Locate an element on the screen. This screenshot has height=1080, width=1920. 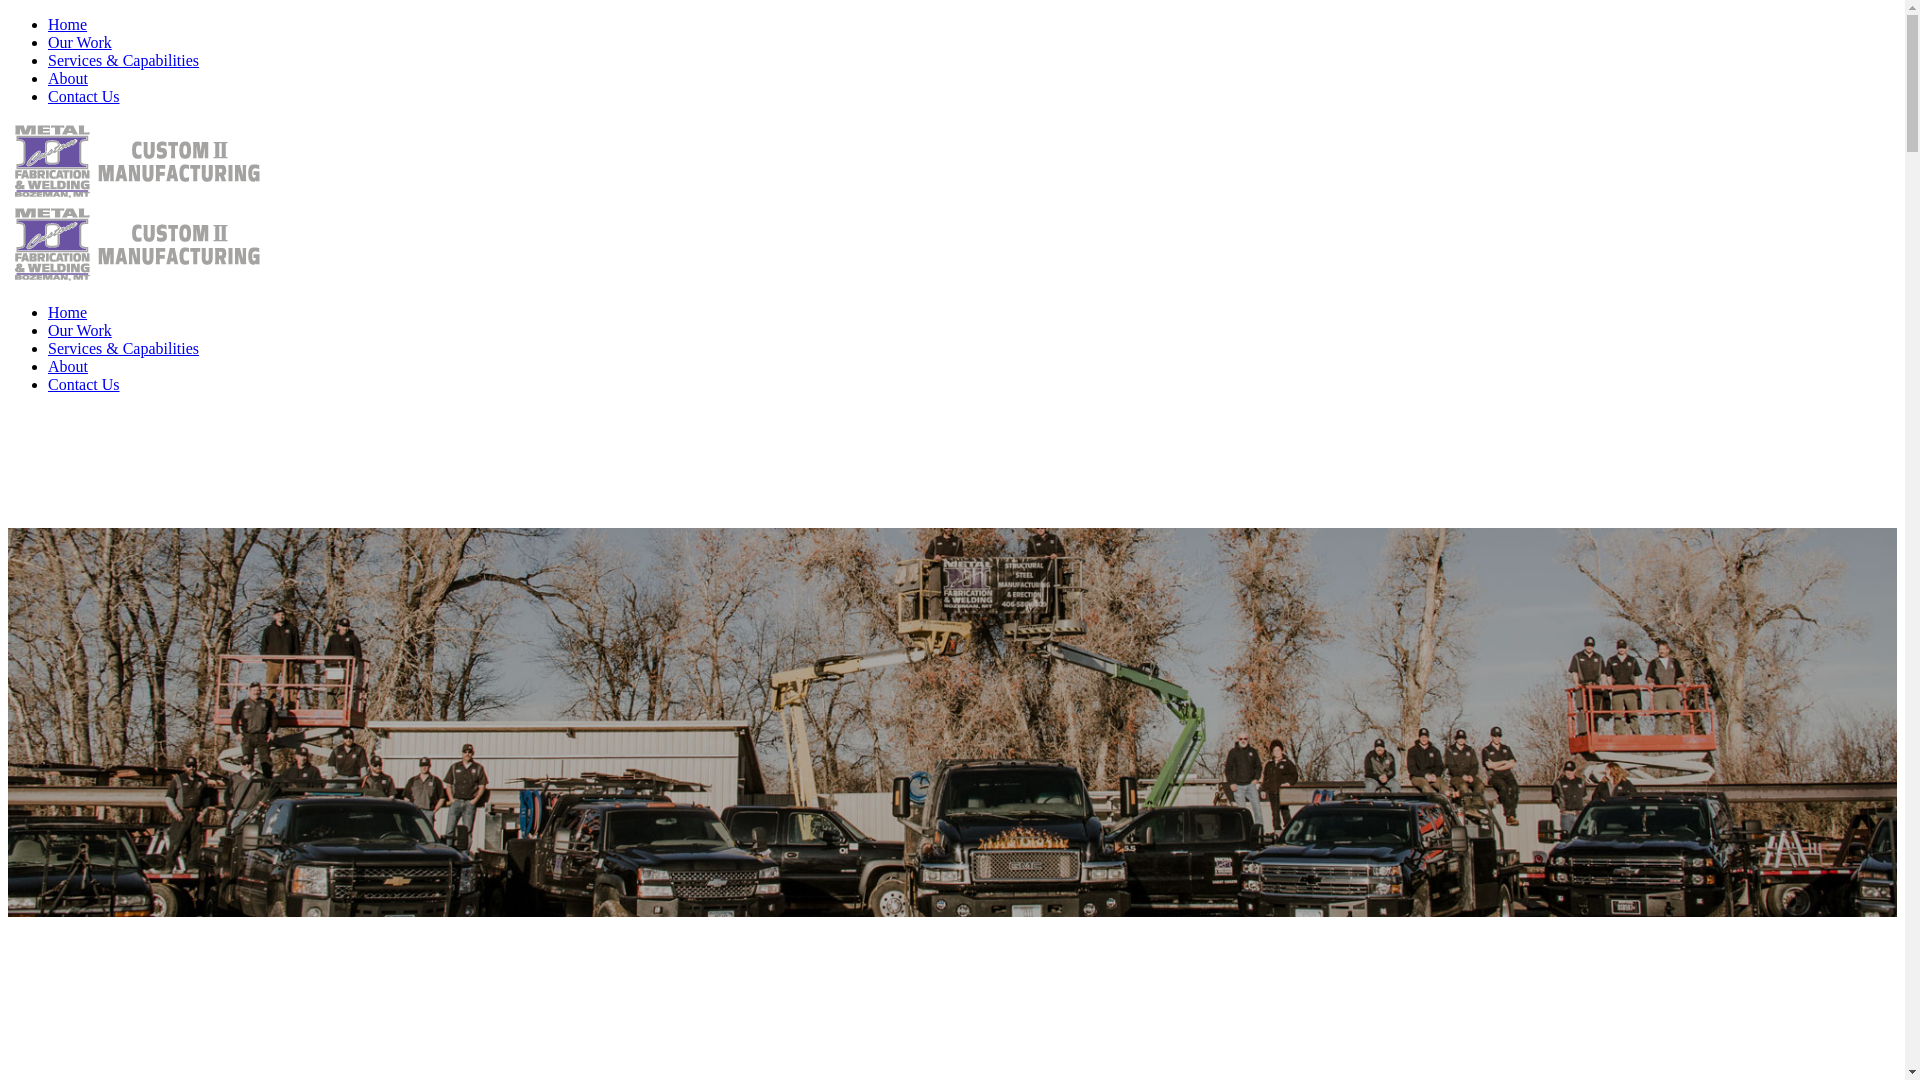
'Home' is located at coordinates (67, 312).